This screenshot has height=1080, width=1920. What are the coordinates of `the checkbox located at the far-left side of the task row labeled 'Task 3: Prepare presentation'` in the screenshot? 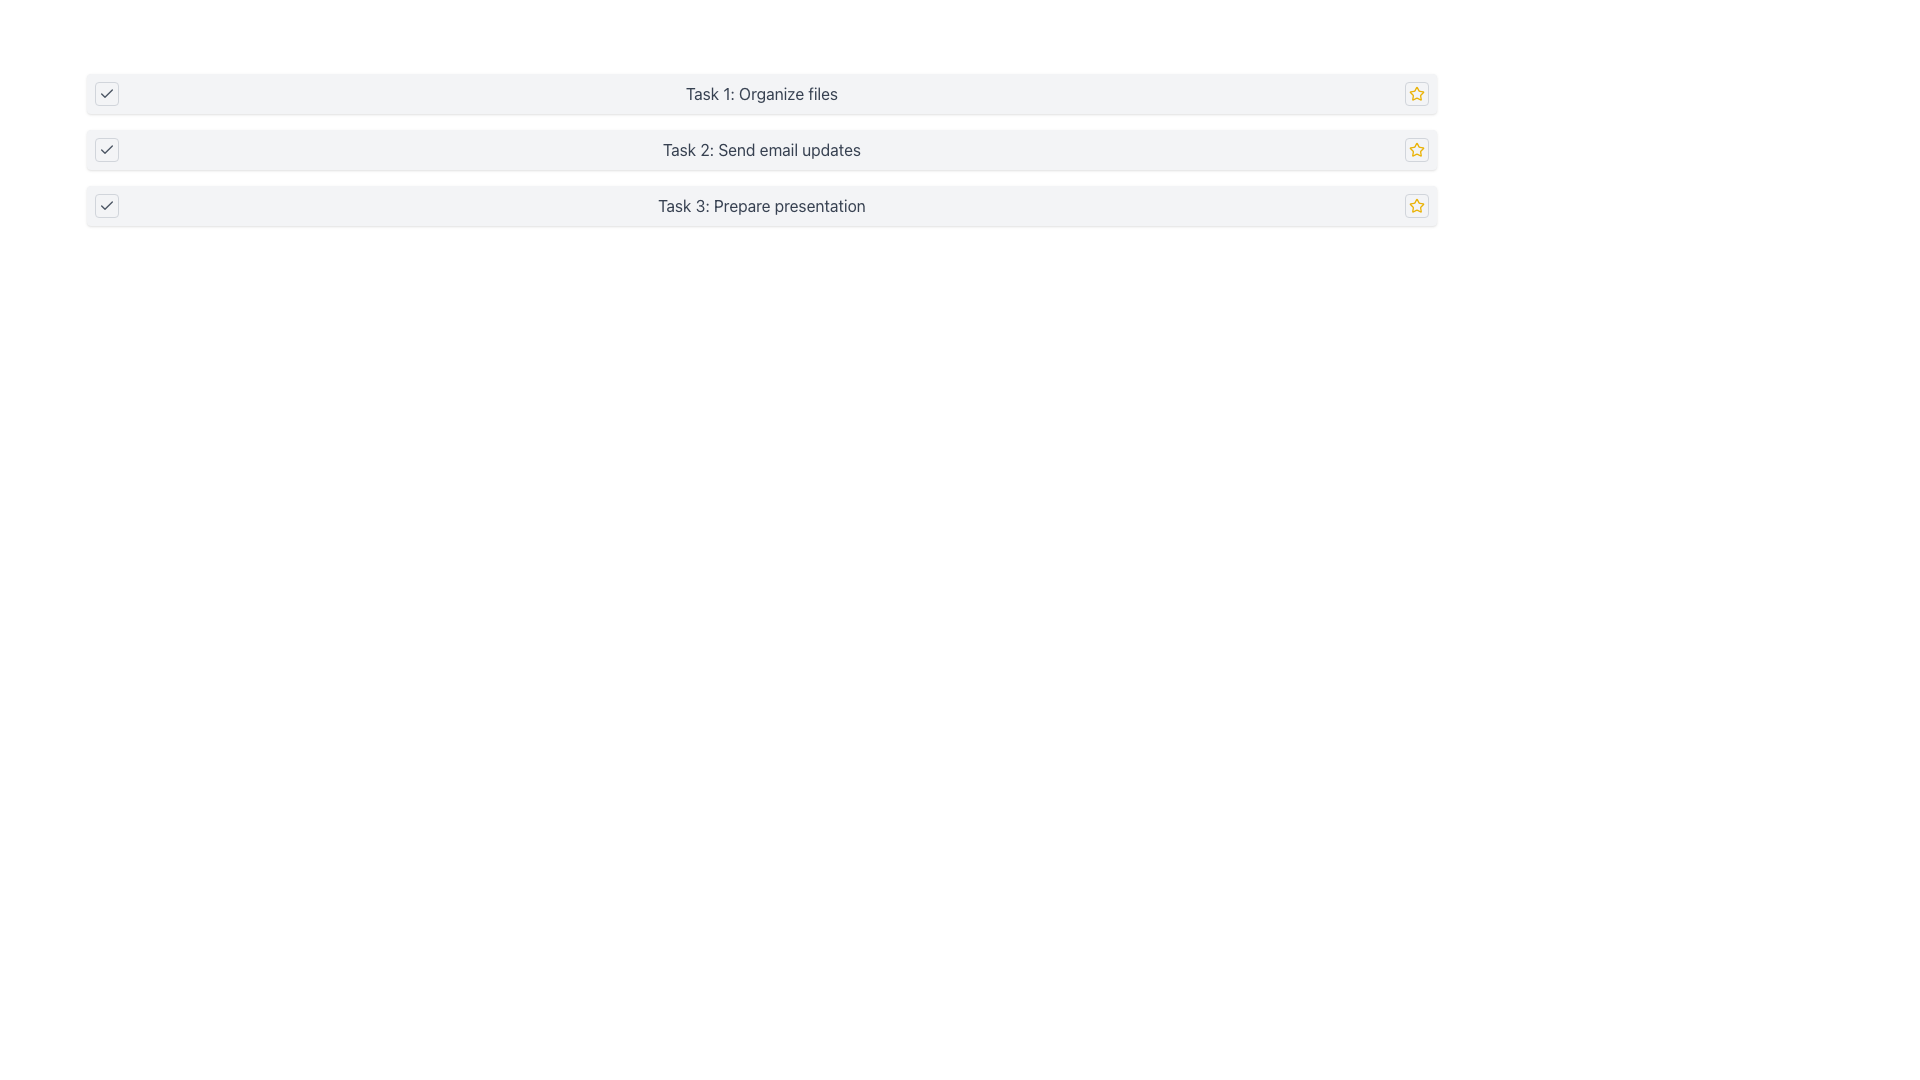 It's located at (105, 205).